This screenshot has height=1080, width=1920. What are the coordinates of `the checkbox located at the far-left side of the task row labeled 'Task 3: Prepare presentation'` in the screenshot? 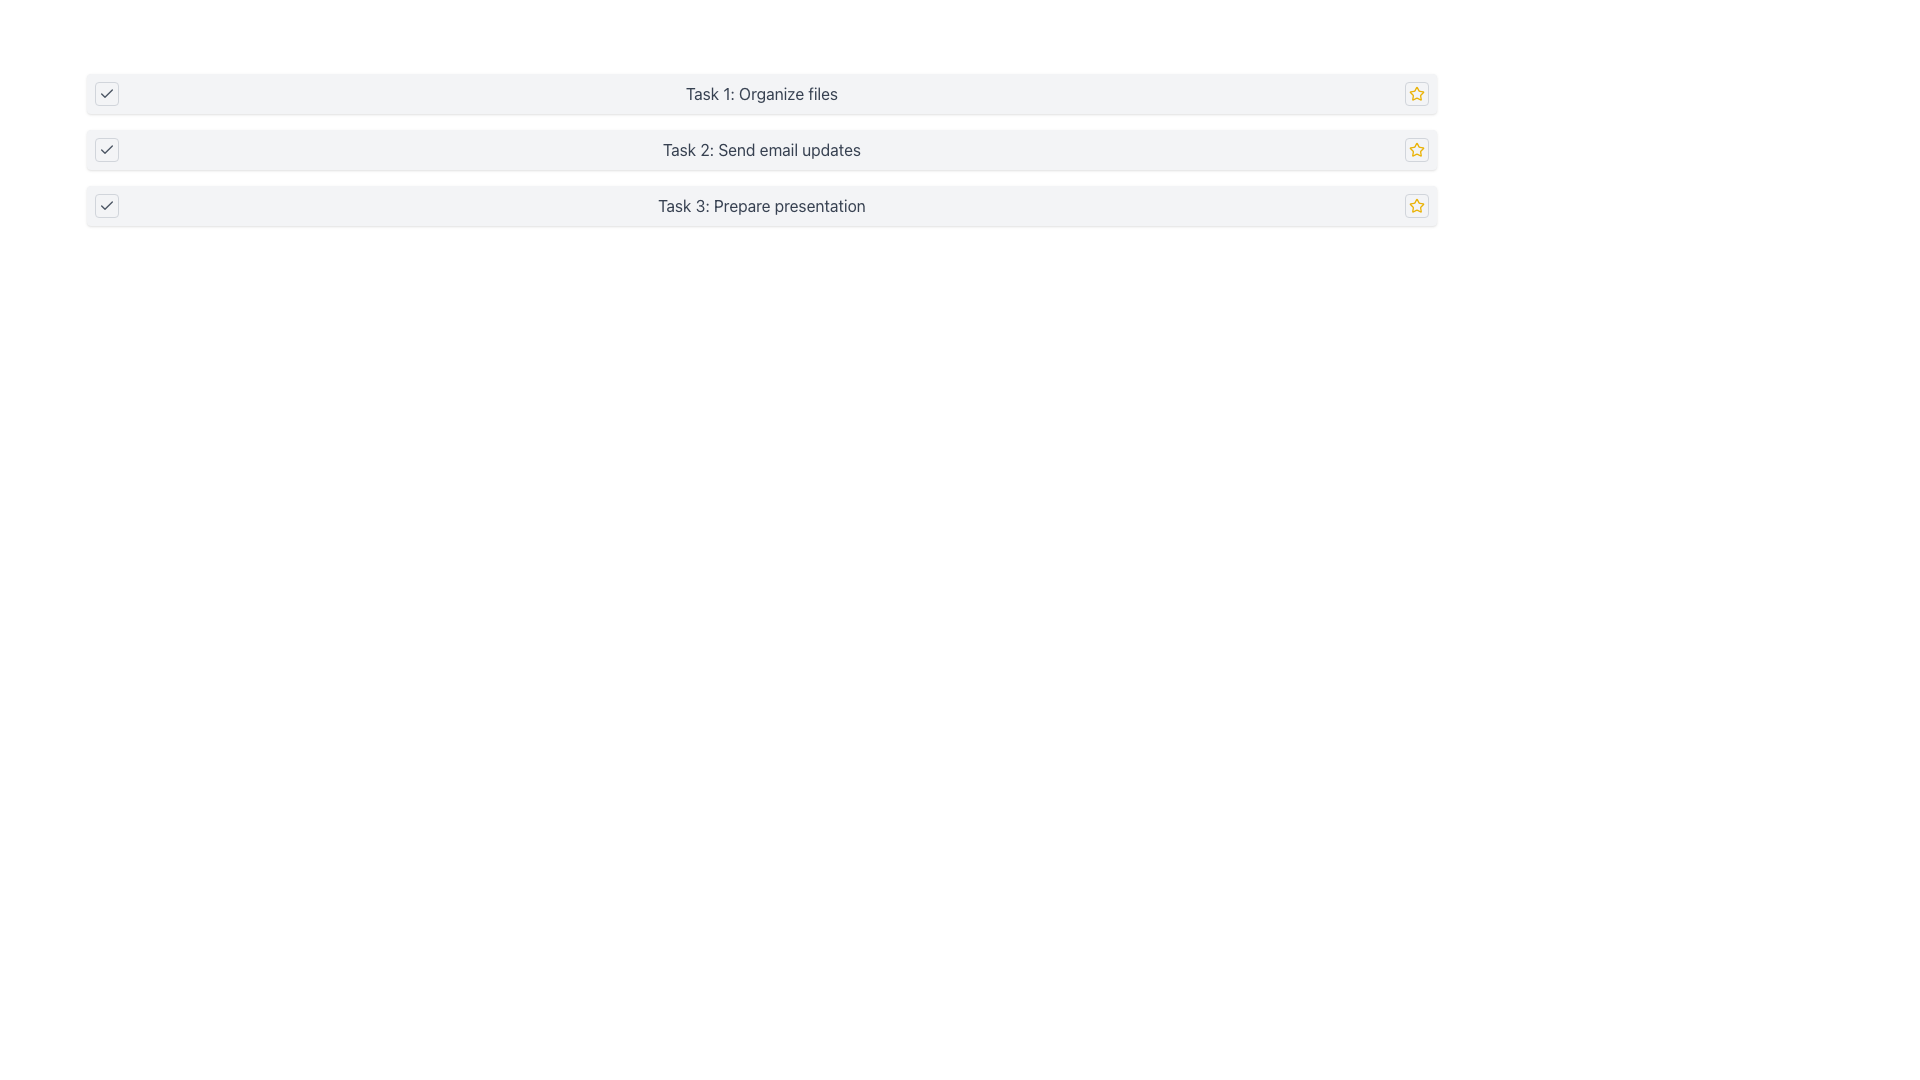 It's located at (105, 205).